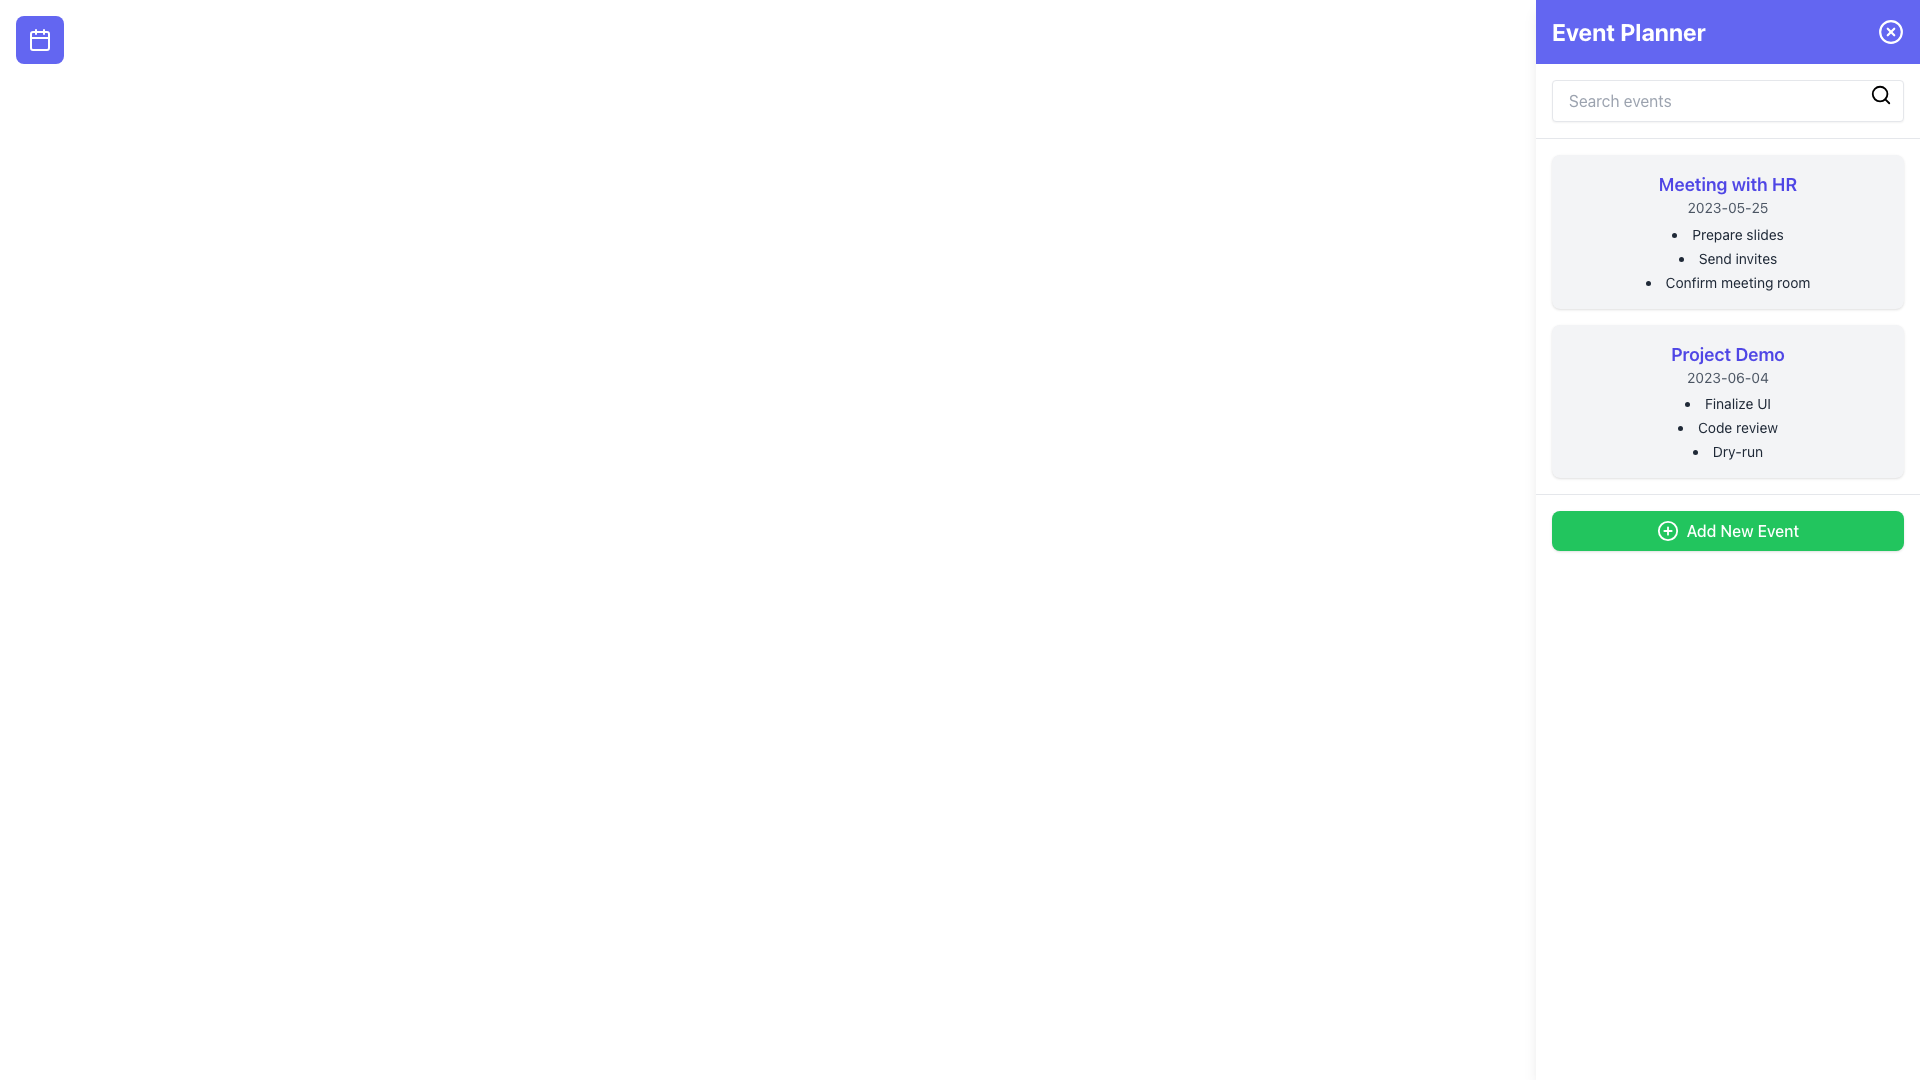  What do you see at coordinates (1880, 95) in the screenshot?
I see `the magnifying glass icon in the top-right corner of the search bar to trigger visual feedback` at bounding box center [1880, 95].